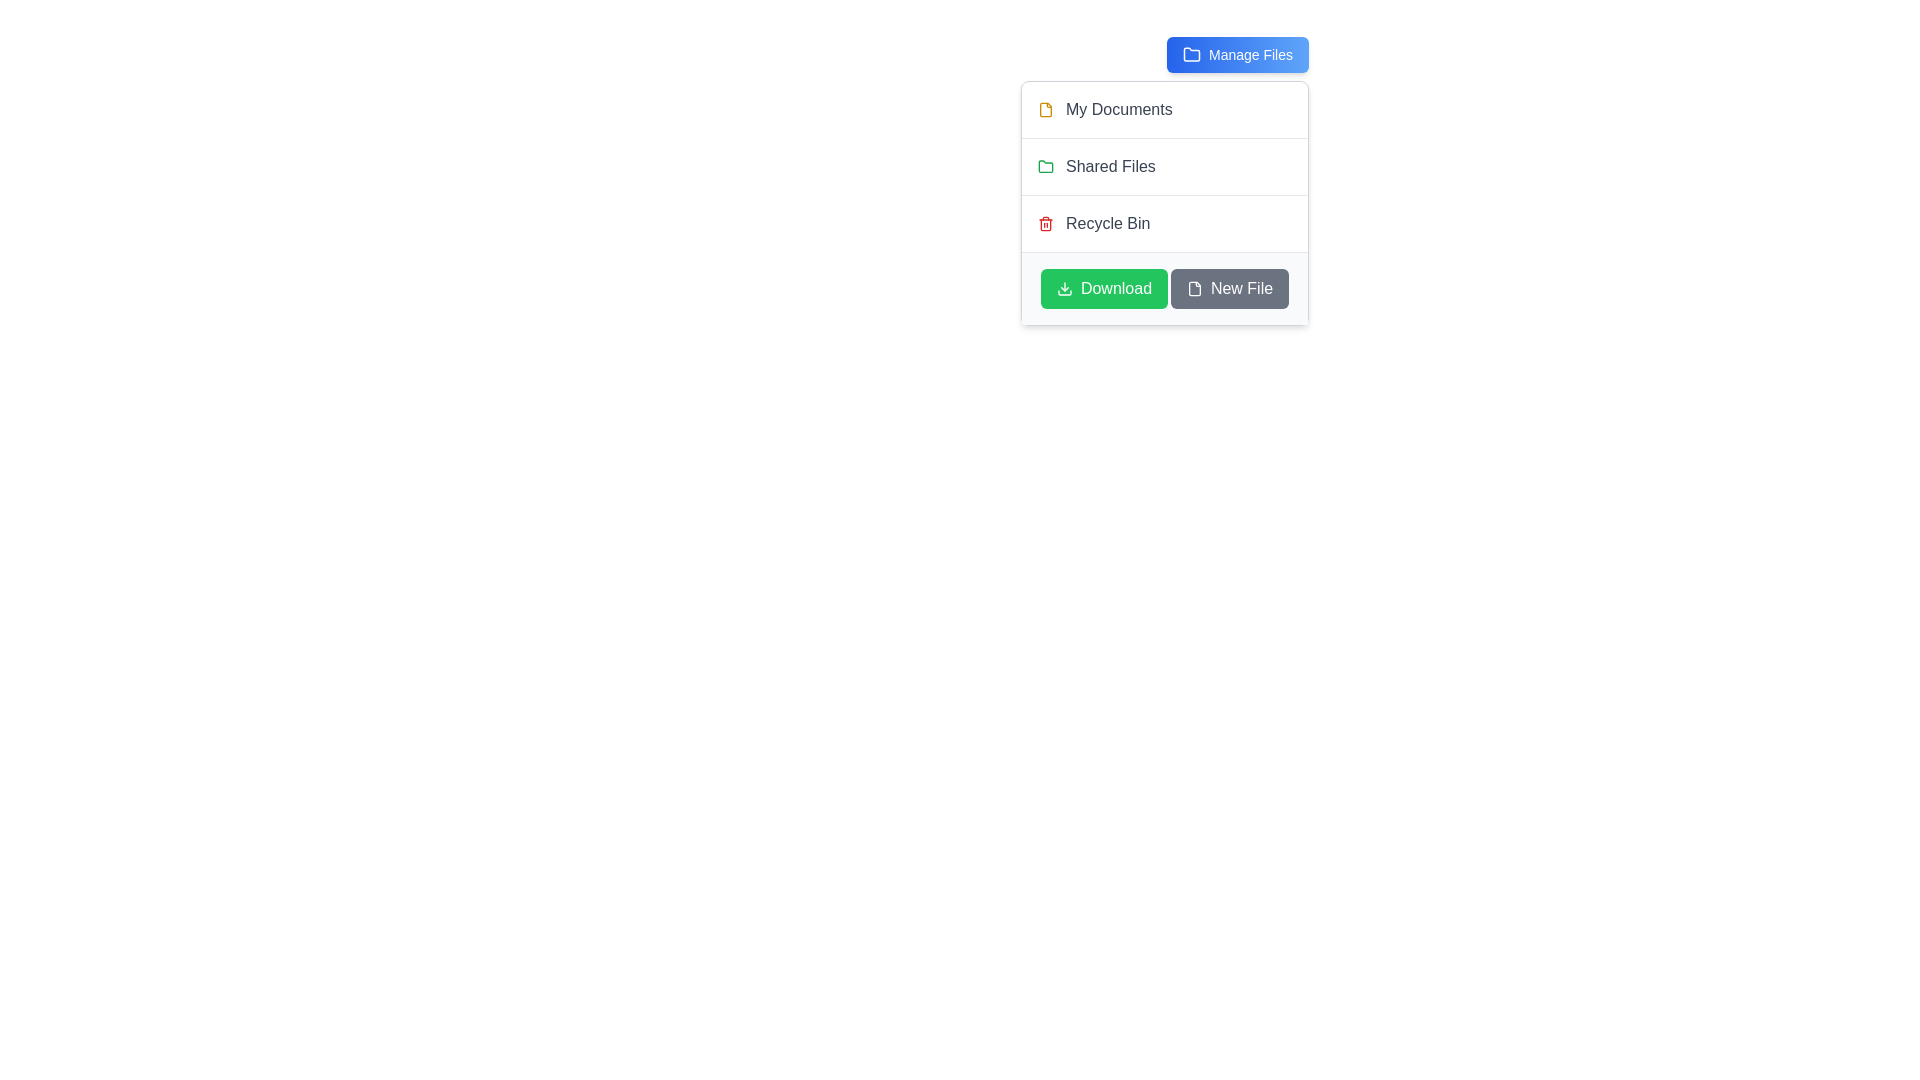  Describe the element at coordinates (1107, 223) in the screenshot. I see `the 'Recycle Bin' static text label, which is the third item in a vertical list of options styled in gray color` at that location.